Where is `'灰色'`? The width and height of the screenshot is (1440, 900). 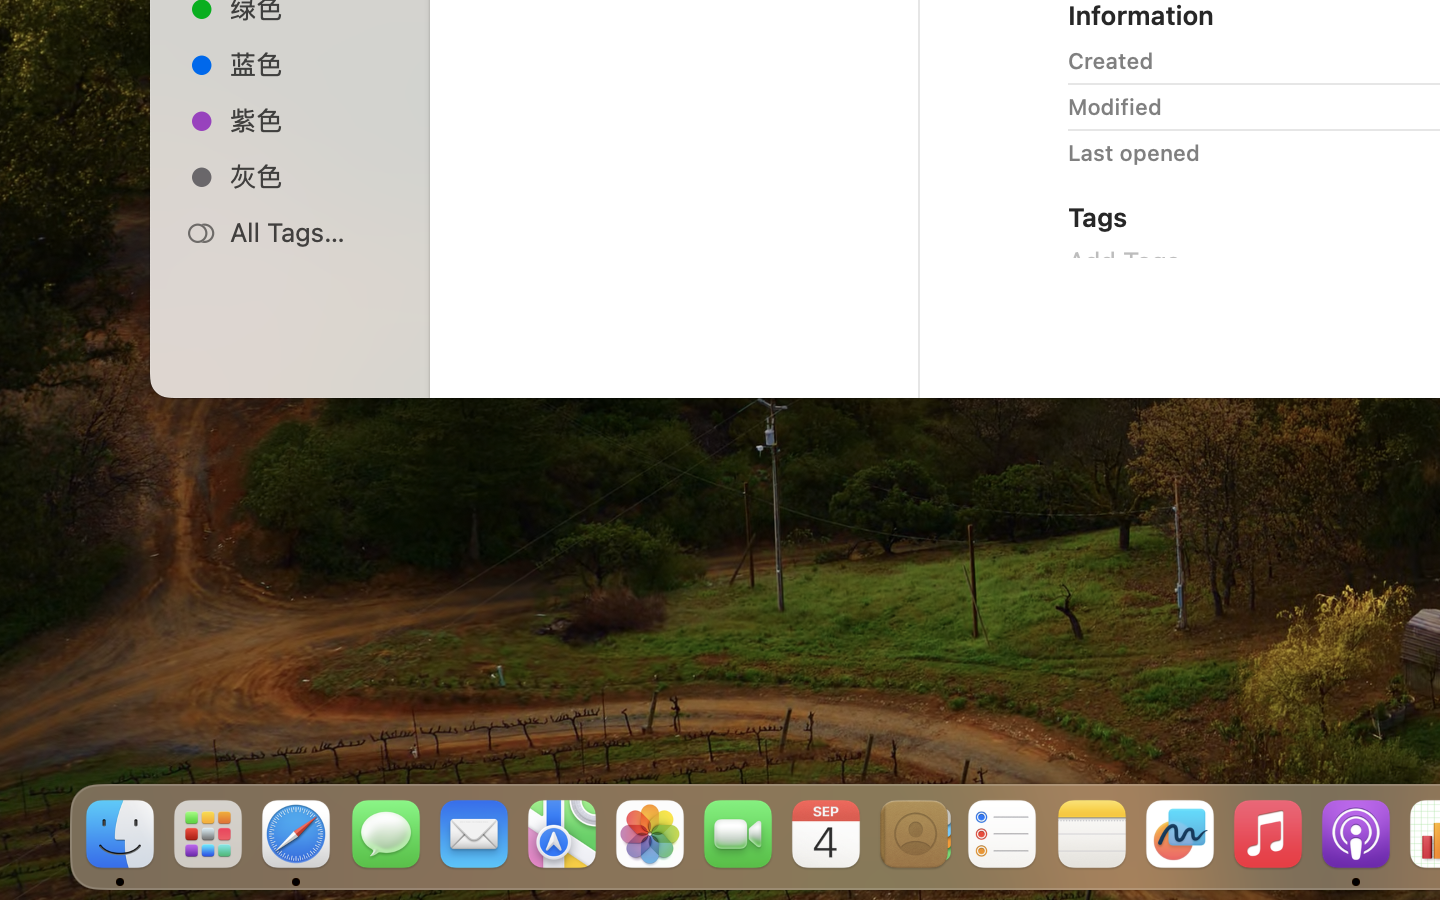
'灰色' is located at coordinates (311, 176).